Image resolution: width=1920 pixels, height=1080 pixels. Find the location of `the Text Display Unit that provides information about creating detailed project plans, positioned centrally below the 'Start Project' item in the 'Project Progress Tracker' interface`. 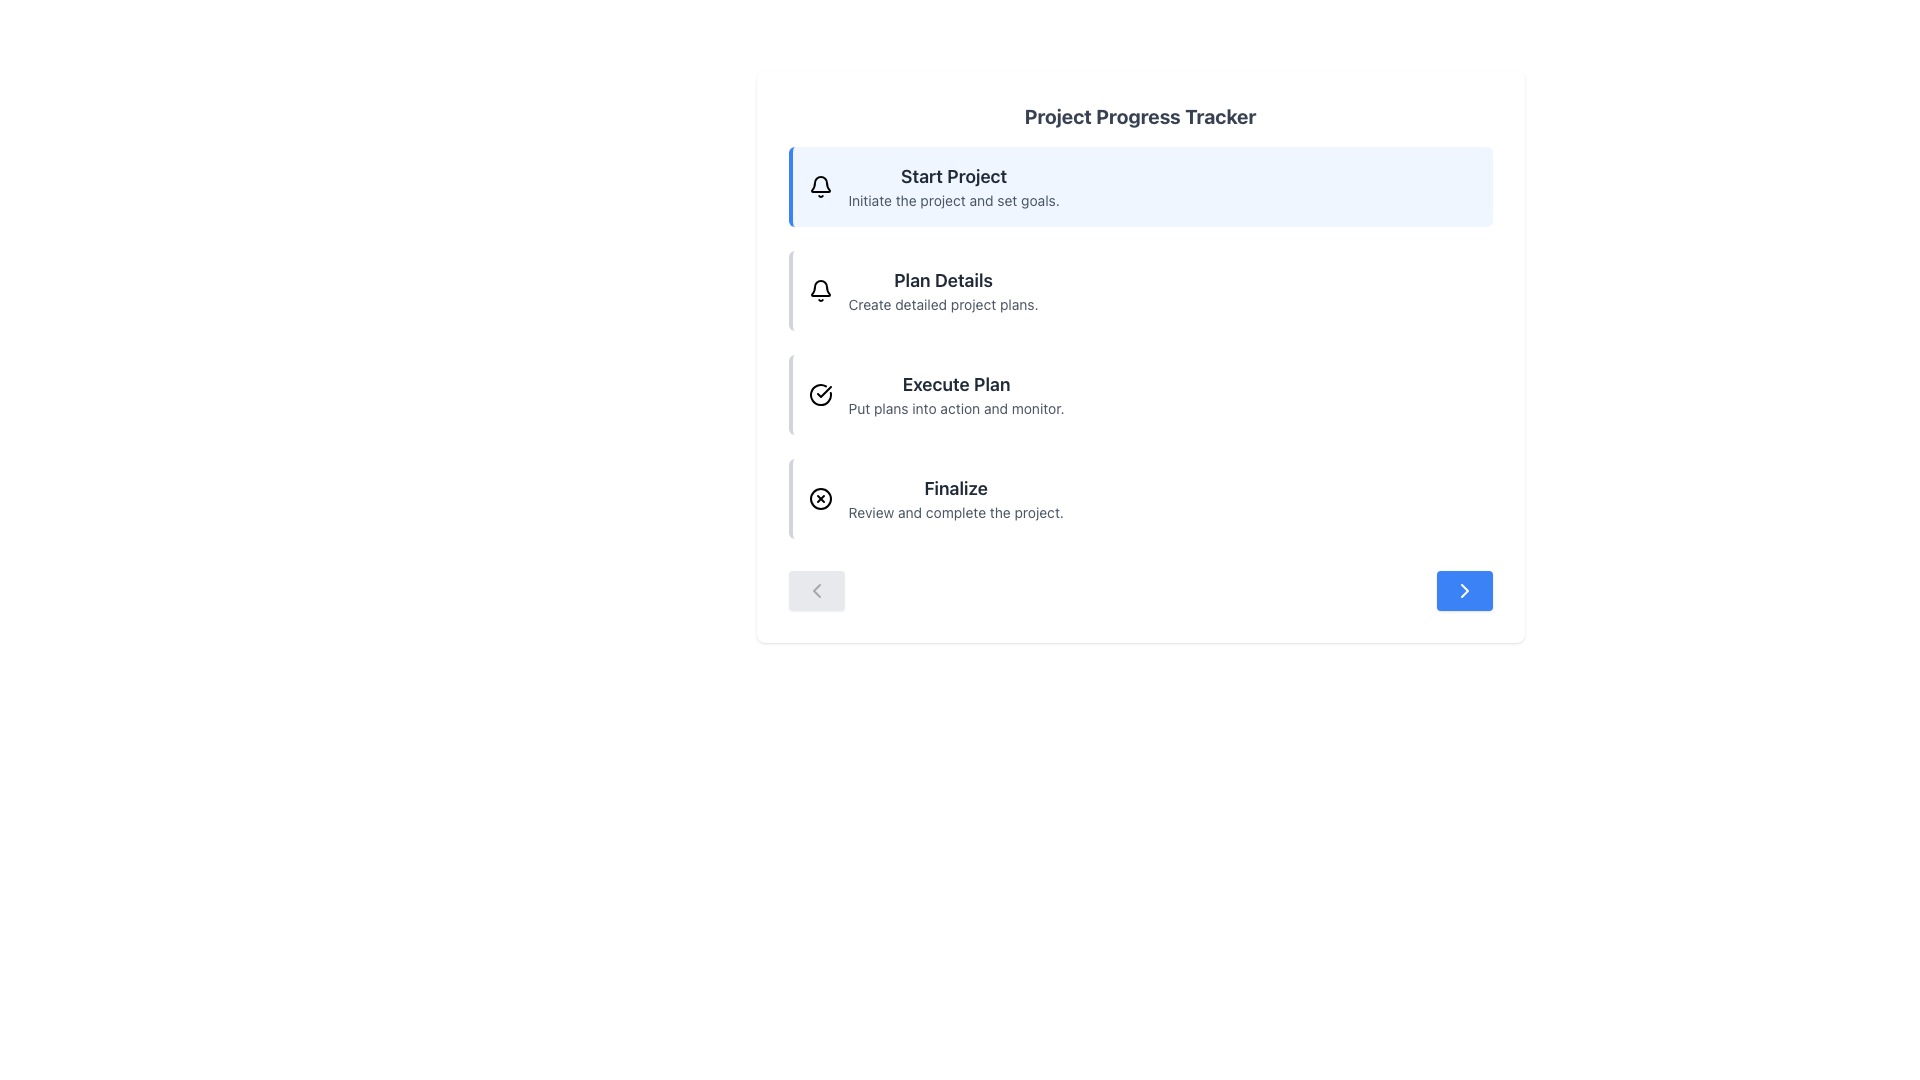

the Text Display Unit that provides information about creating detailed project plans, positioned centrally below the 'Start Project' item in the 'Project Progress Tracker' interface is located at coordinates (942, 290).